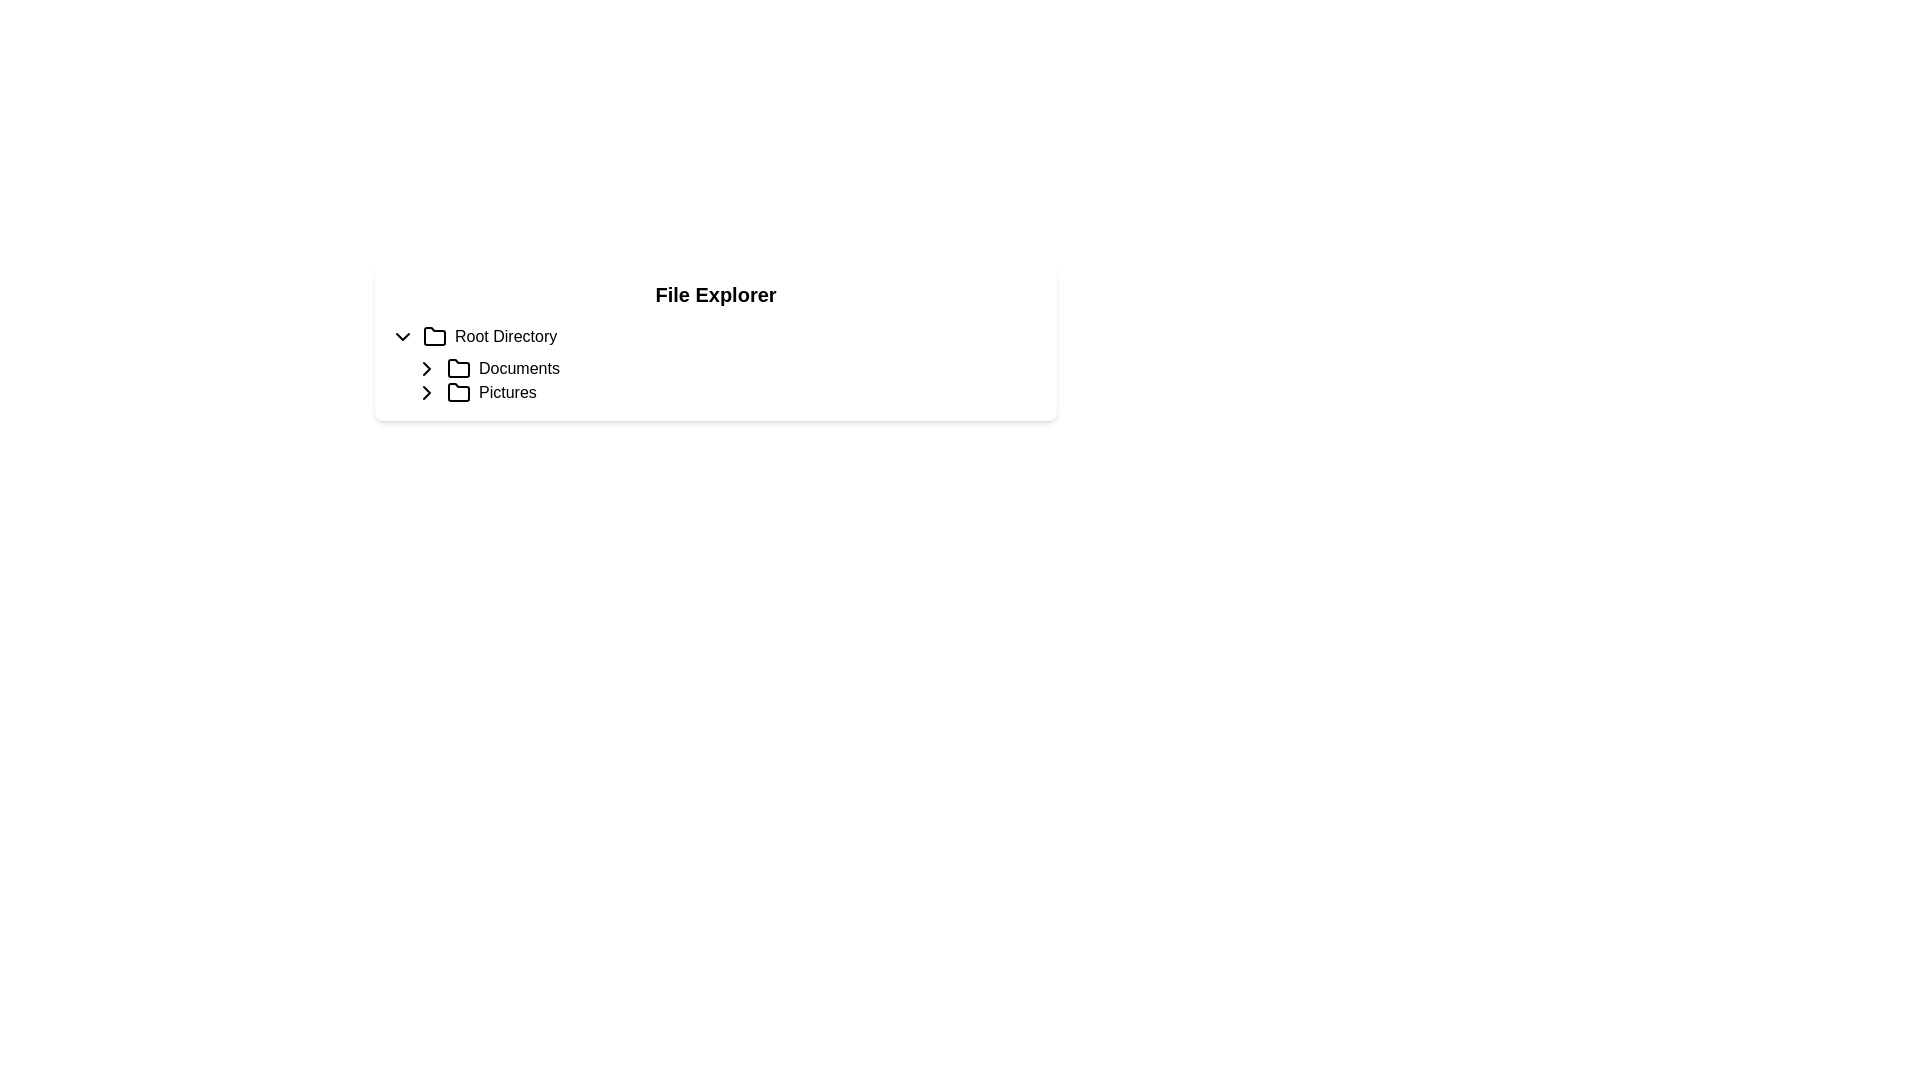 Image resolution: width=1920 pixels, height=1080 pixels. What do you see at coordinates (426, 393) in the screenshot?
I see `the right-facing chevron icon located near the 'Documents' label under the 'Root Directory' section` at bounding box center [426, 393].